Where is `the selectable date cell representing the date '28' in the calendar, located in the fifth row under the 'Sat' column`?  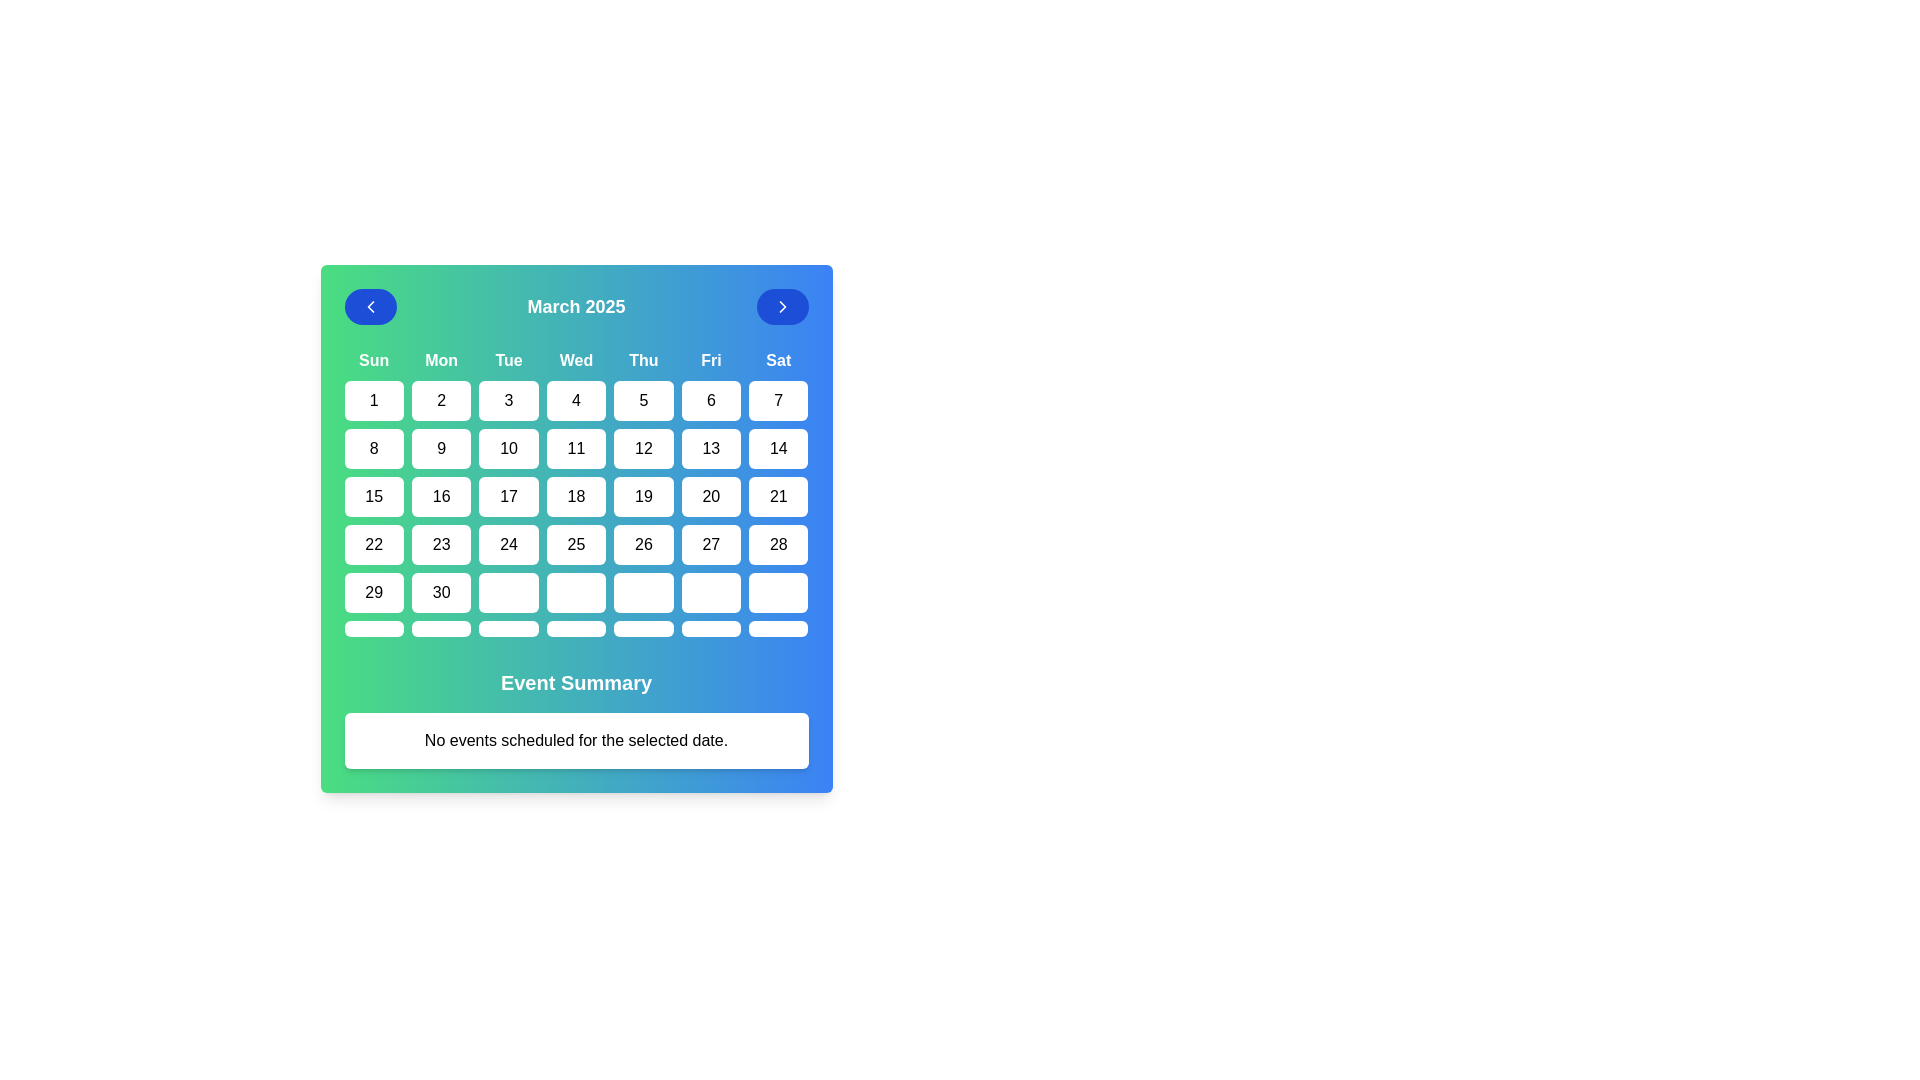 the selectable date cell representing the date '28' in the calendar, located in the fifth row under the 'Sat' column is located at coordinates (777, 544).